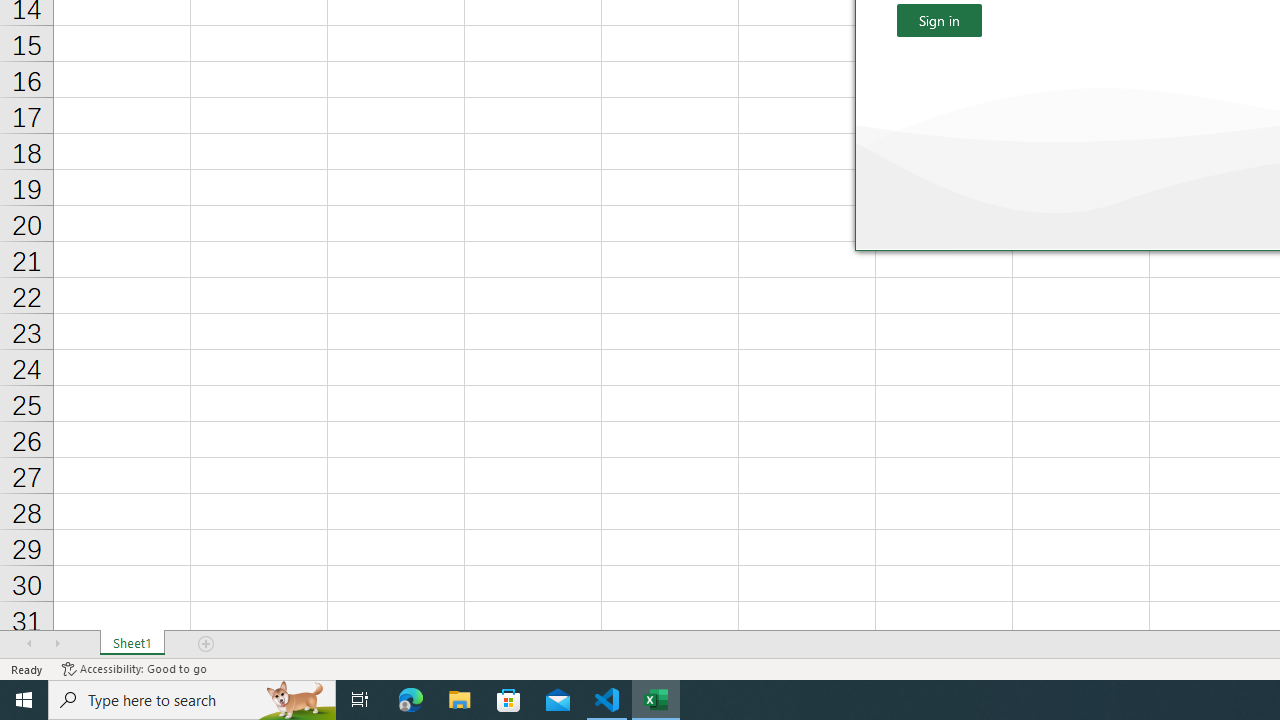  What do you see at coordinates (294, 698) in the screenshot?
I see `'Search highlights icon opens search home window'` at bounding box center [294, 698].